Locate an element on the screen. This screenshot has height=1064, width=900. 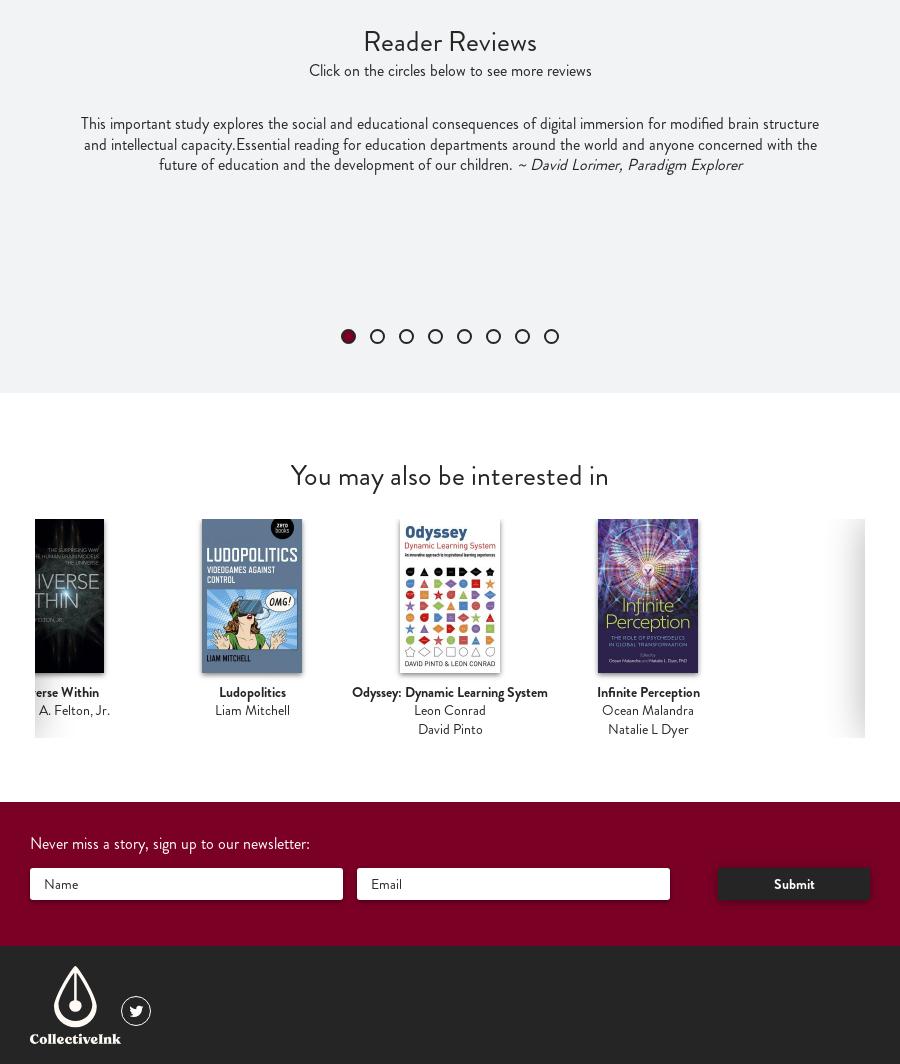
'Reader Reviews' is located at coordinates (450, 42).